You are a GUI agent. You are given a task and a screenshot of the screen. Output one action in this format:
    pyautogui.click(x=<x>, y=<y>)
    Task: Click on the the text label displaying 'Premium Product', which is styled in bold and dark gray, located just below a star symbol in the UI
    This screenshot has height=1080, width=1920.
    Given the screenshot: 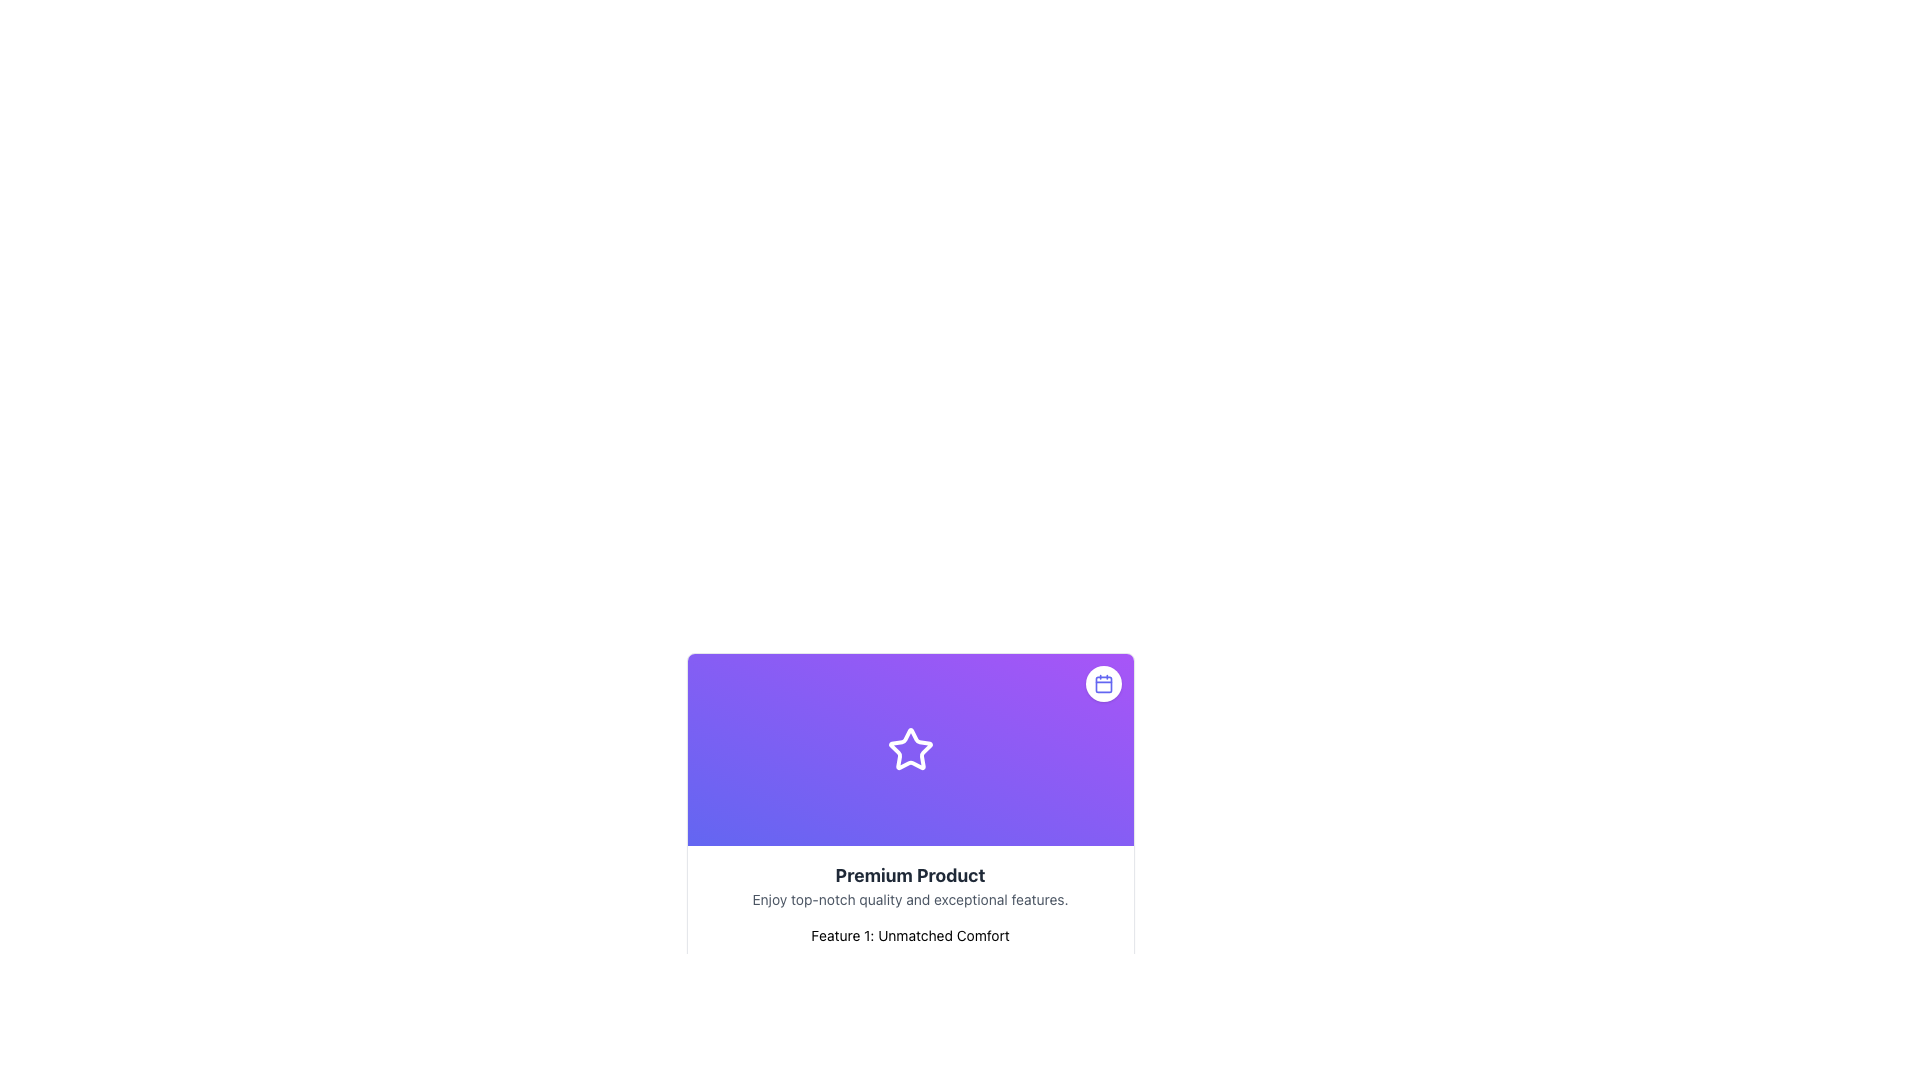 What is the action you would take?
    pyautogui.click(x=909, y=874)
    